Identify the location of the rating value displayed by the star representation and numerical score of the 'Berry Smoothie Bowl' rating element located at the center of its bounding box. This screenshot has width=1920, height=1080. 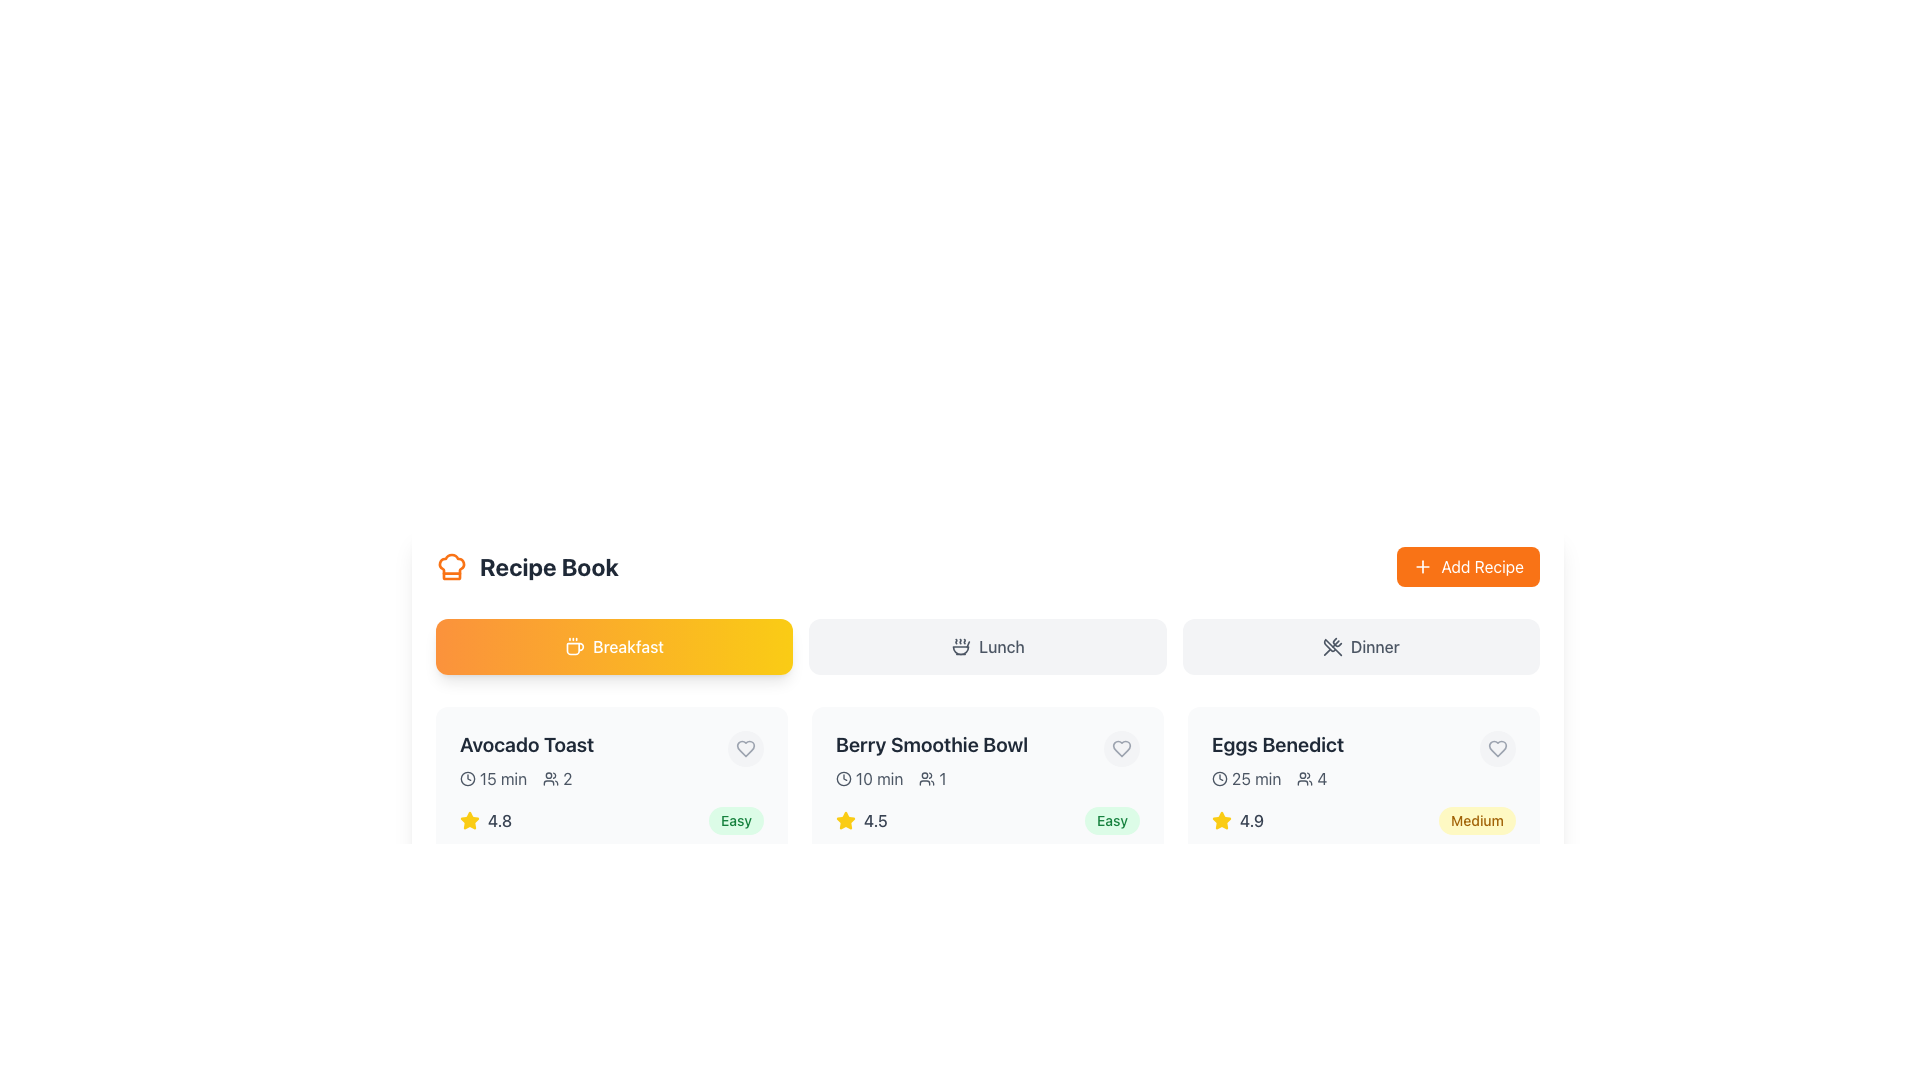
(861, 821).